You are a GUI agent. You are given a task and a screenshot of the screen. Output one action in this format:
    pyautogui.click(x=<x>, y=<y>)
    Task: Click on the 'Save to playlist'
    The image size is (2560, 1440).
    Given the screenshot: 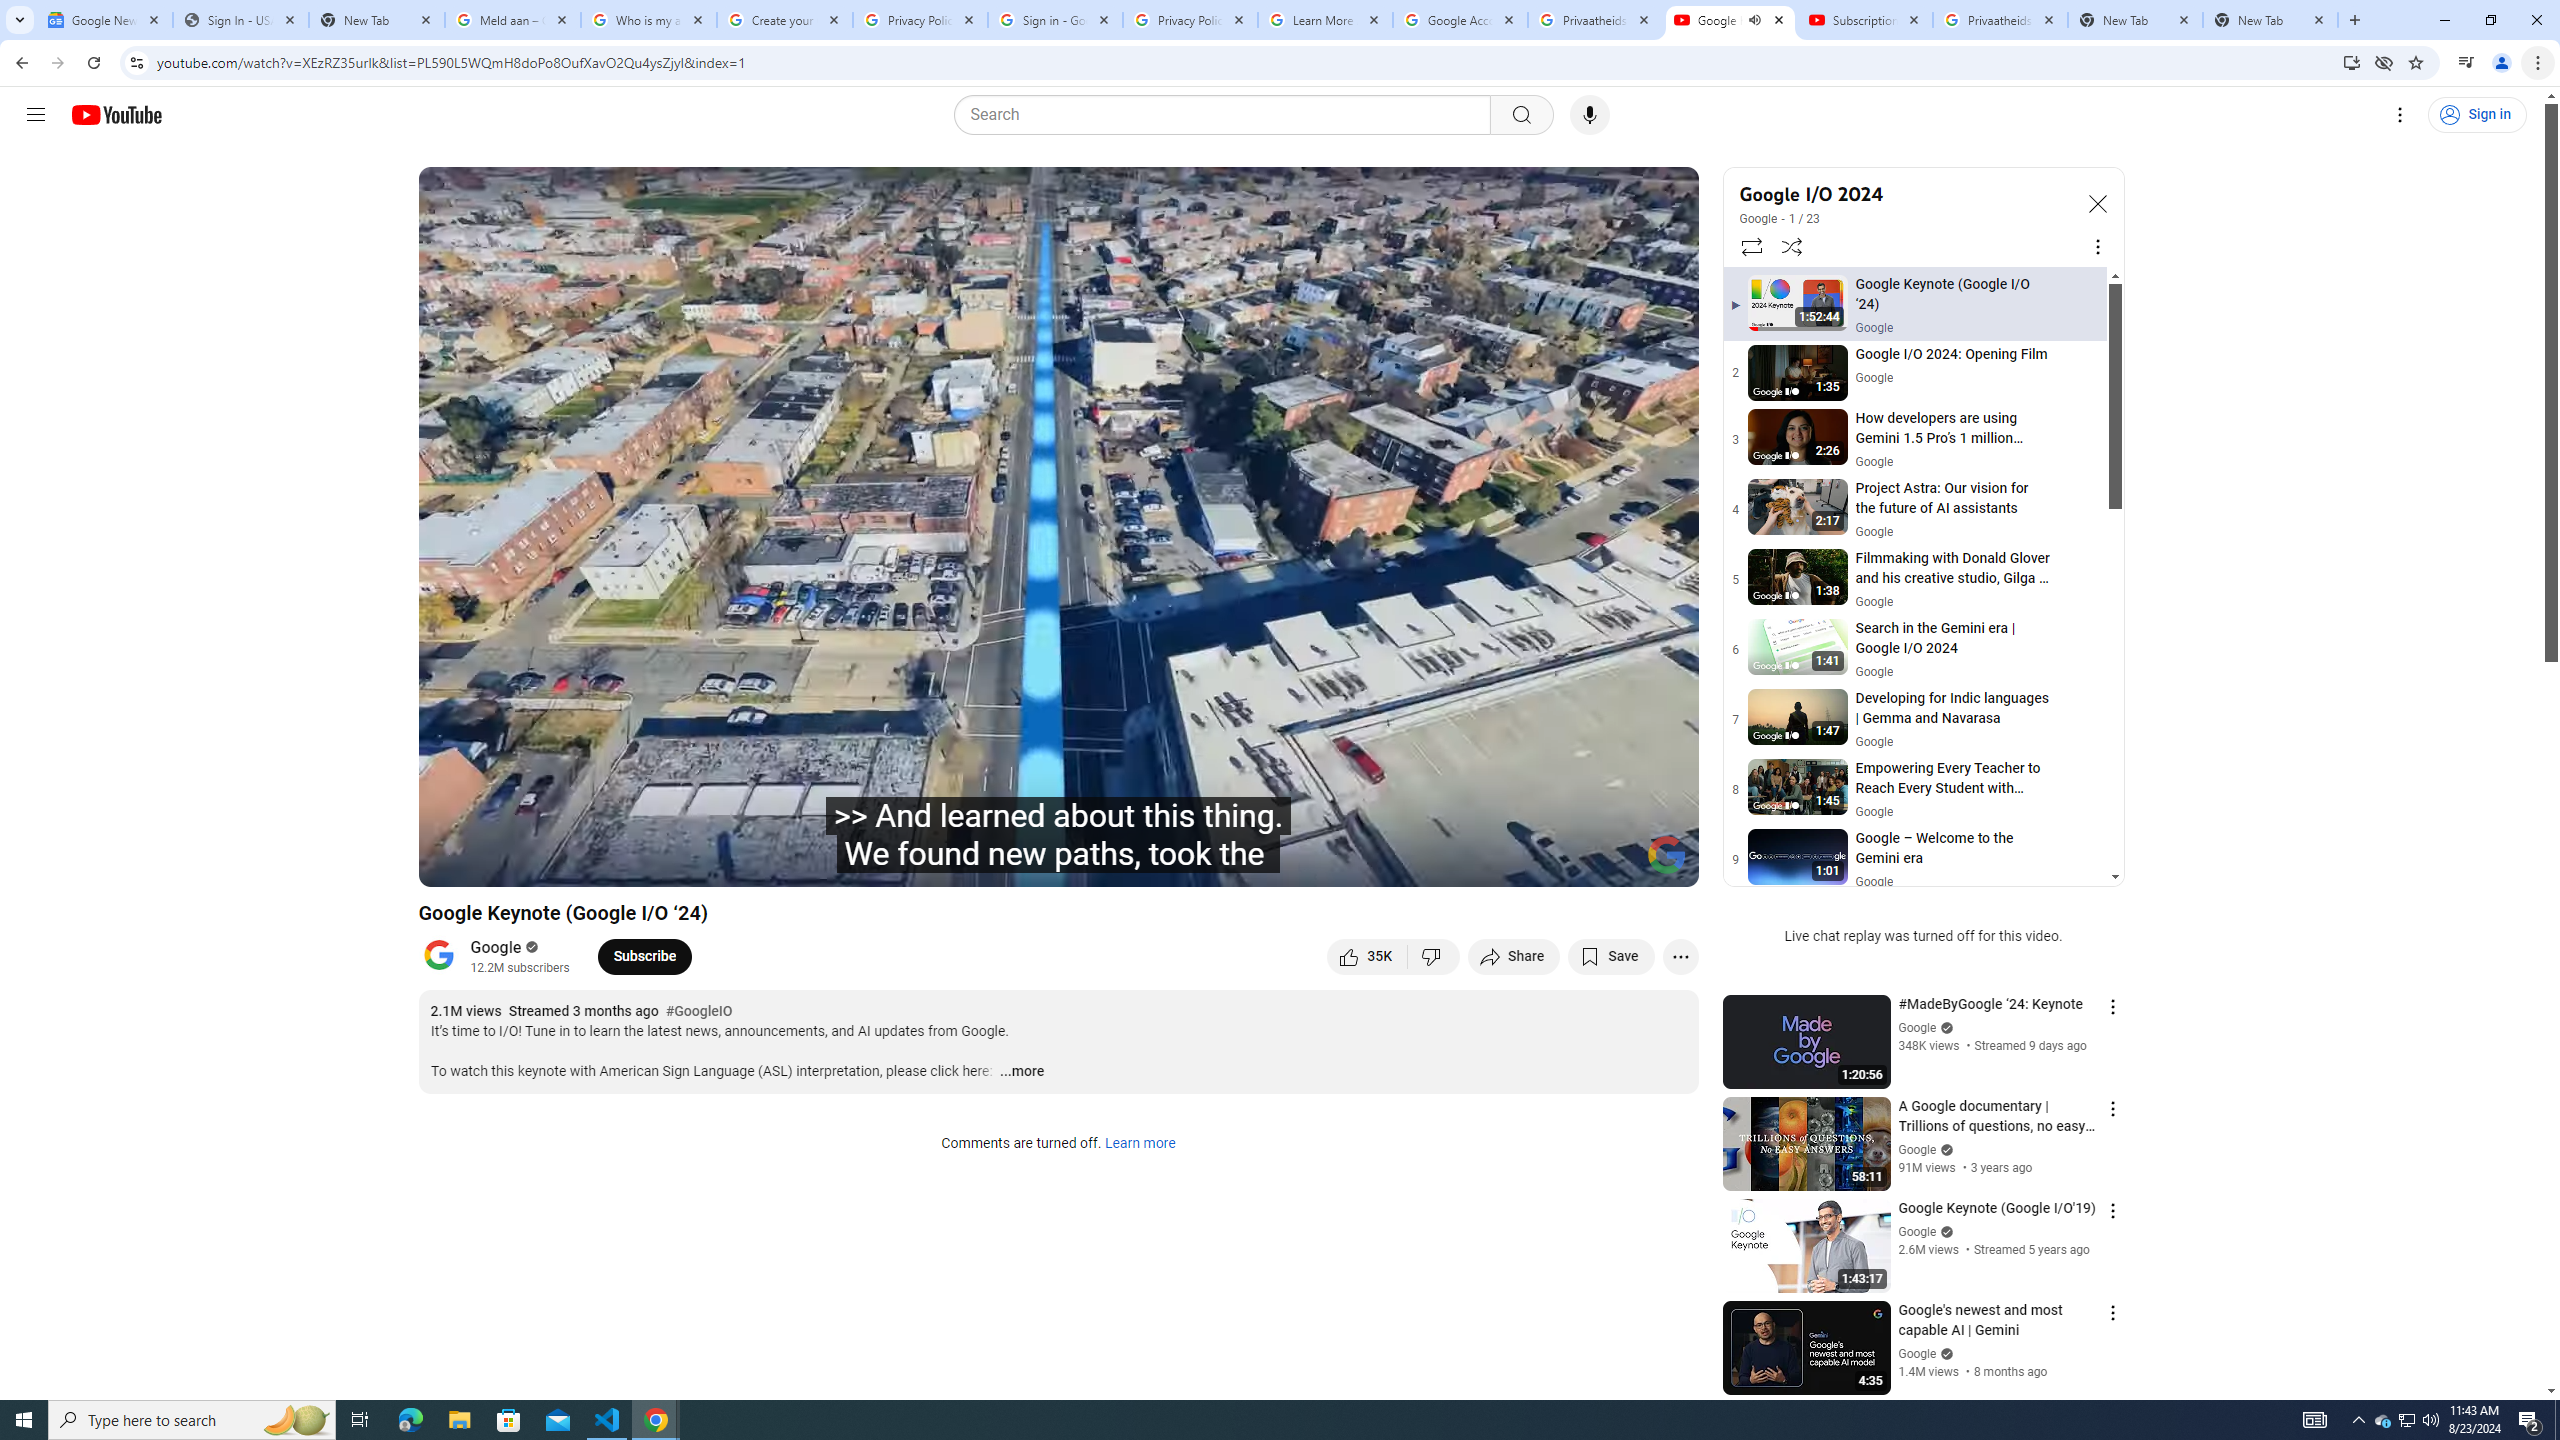 What is the action you would take?
    pyautogui.click(x=1610, y=955)
    